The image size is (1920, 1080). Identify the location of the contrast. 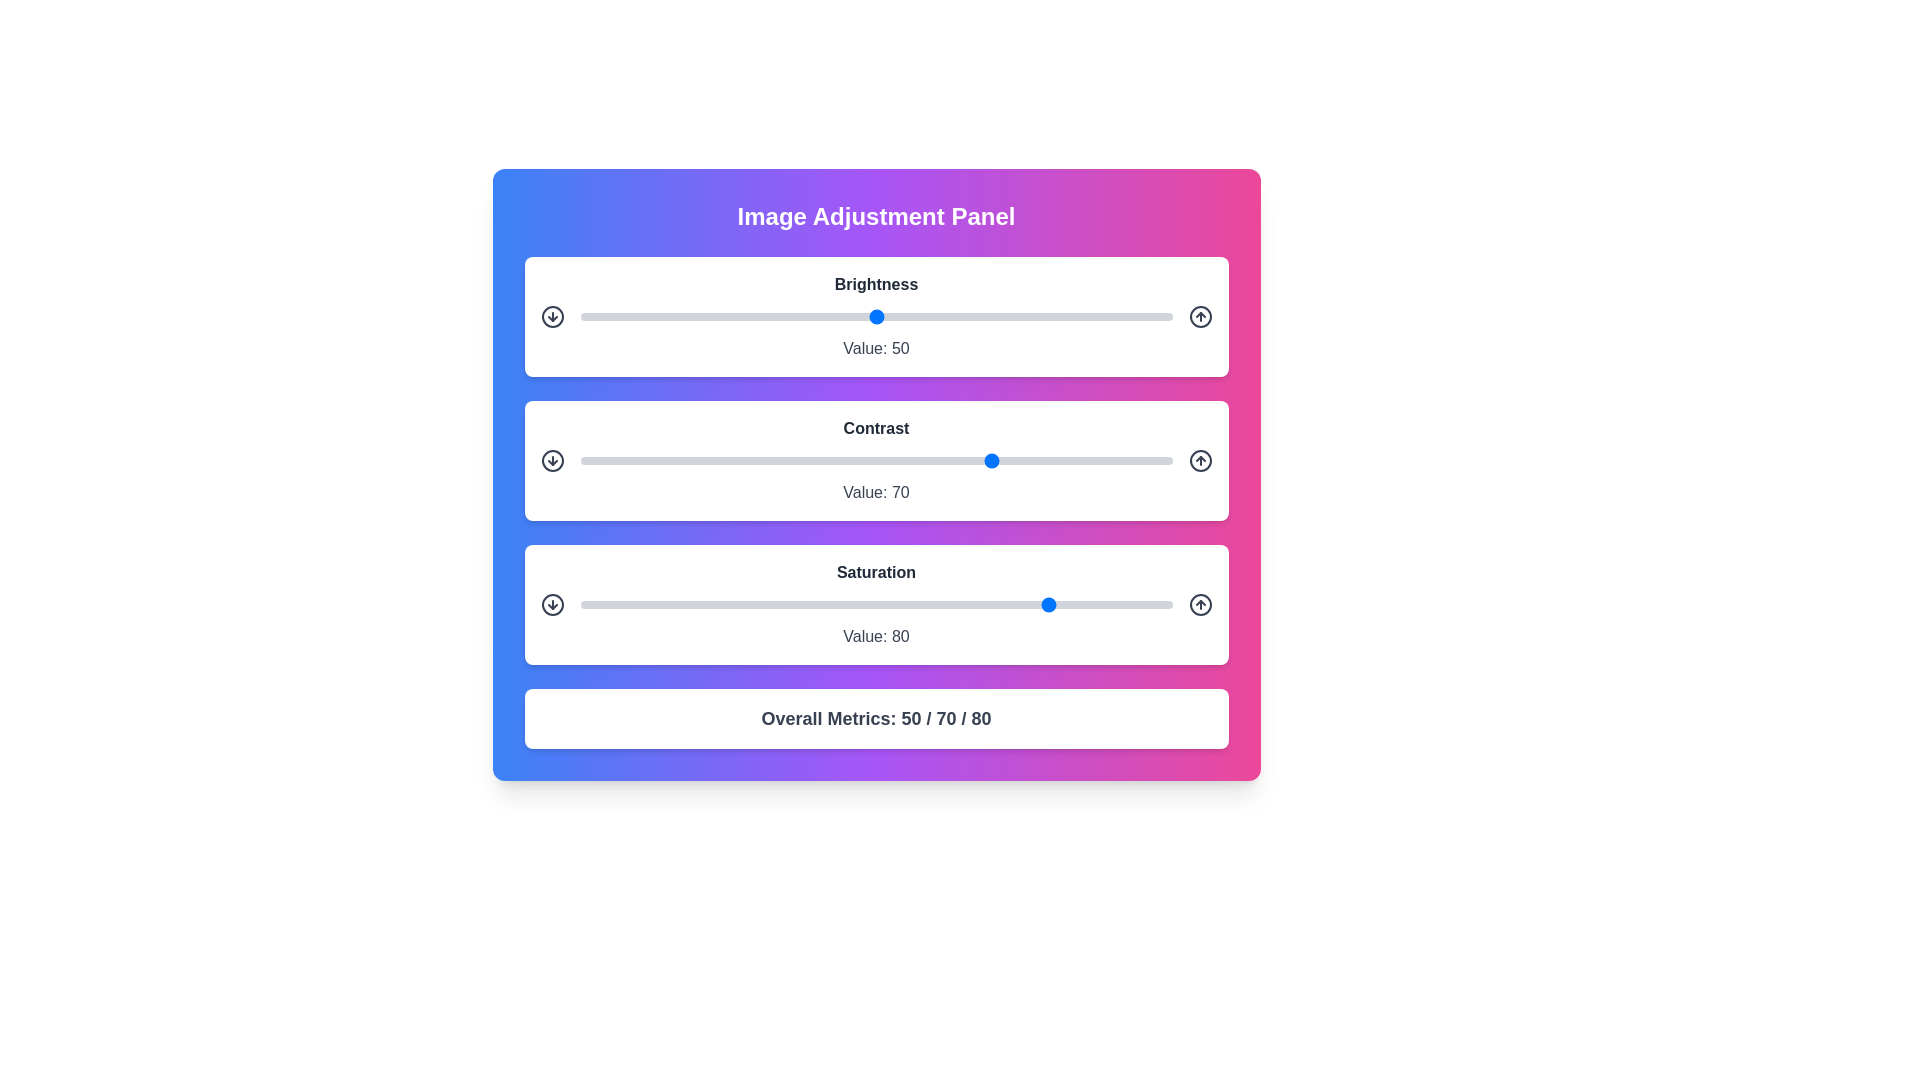
(934, 461).